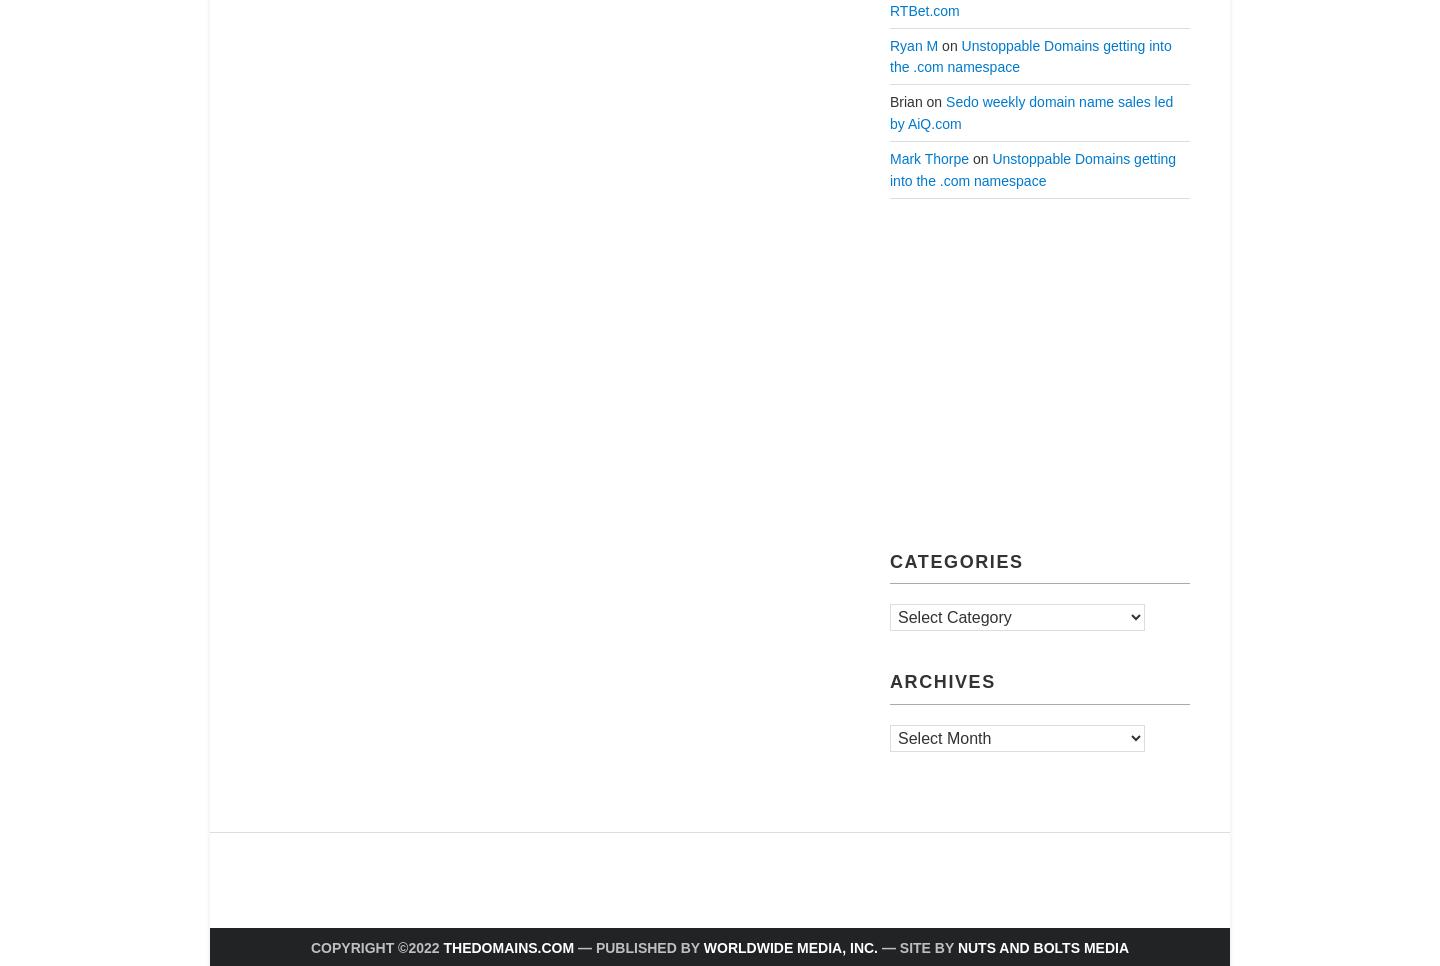 The width and height of the screenshot is (1440, 966). What do you see at coordinates (1031, 113) in the screenshot?
I see `'Sedo weekly domain name sales led by AiQ.com'` at bounding box center [1031, 113].